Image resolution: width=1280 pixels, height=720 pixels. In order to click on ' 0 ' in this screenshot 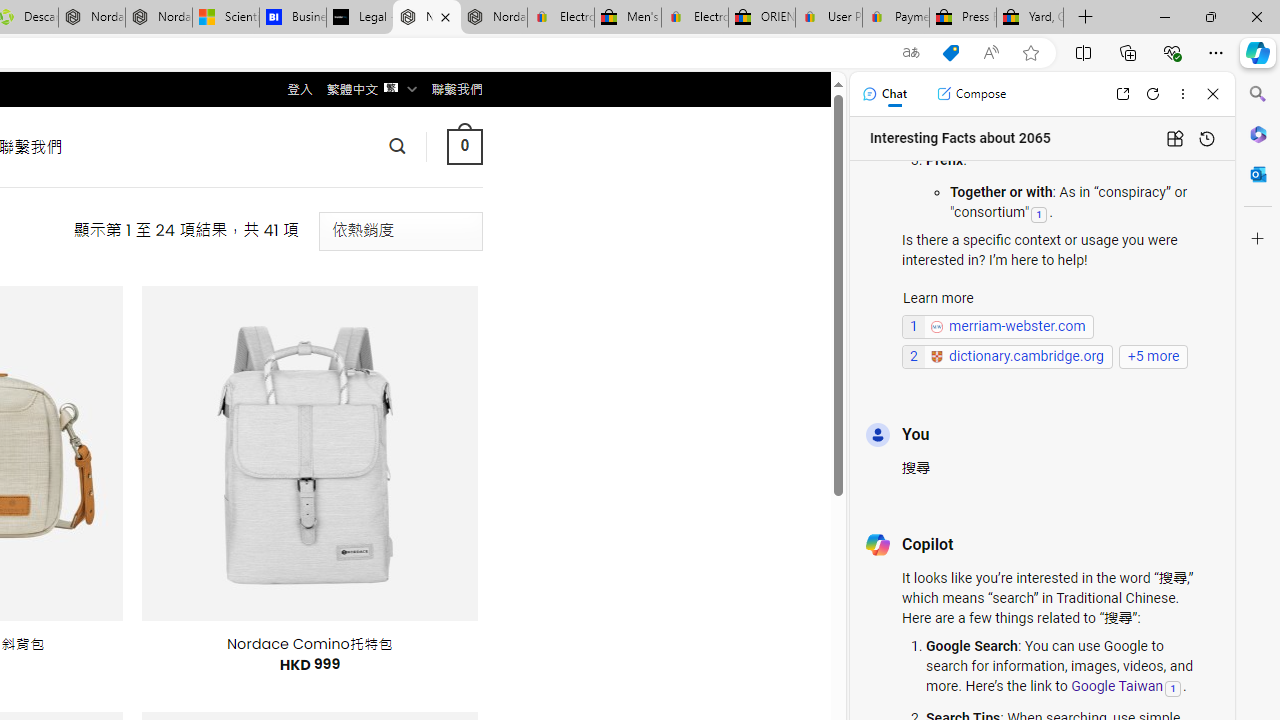, I will do `click(463, 145)`.